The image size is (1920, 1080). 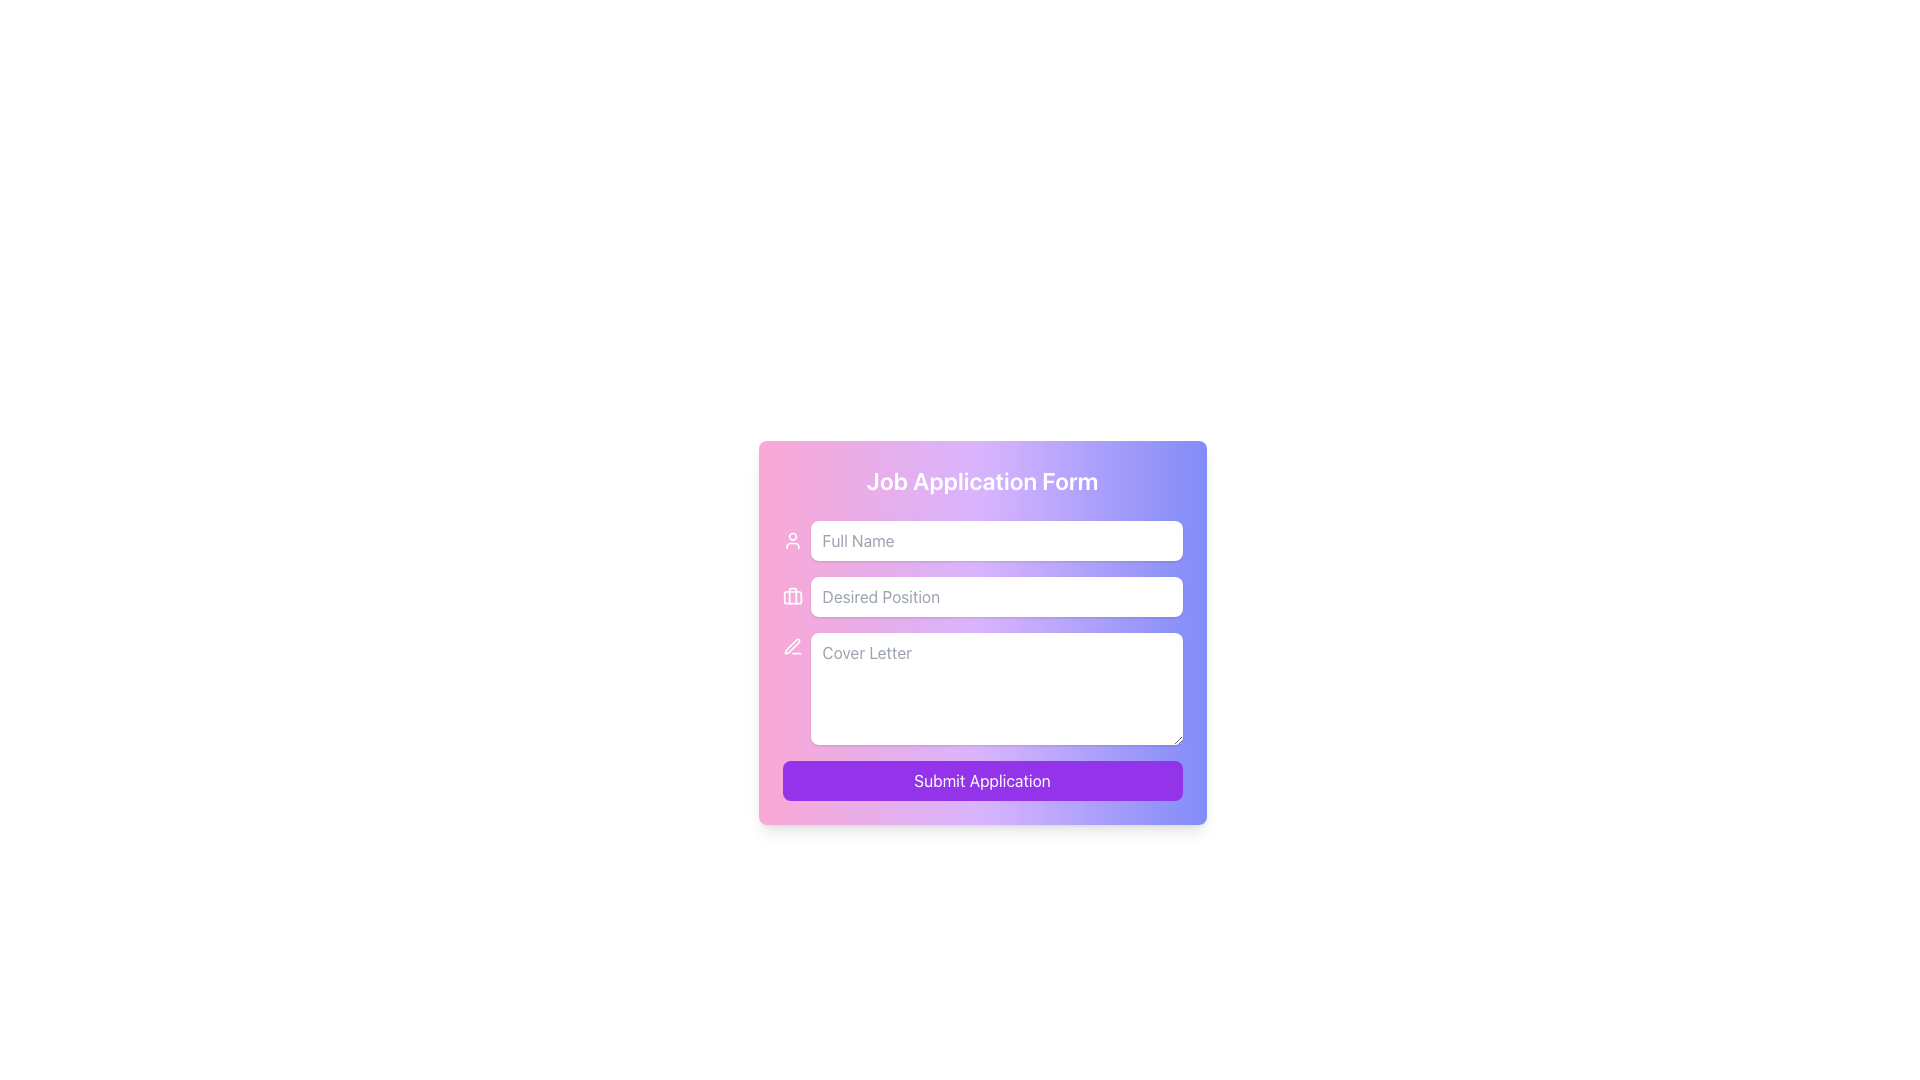 I want to click on the decorative component of the SVG icon located within the briefcase icon, which symbolizes a professional context for the 'Desired Position' field, so click(x=791, y=596).